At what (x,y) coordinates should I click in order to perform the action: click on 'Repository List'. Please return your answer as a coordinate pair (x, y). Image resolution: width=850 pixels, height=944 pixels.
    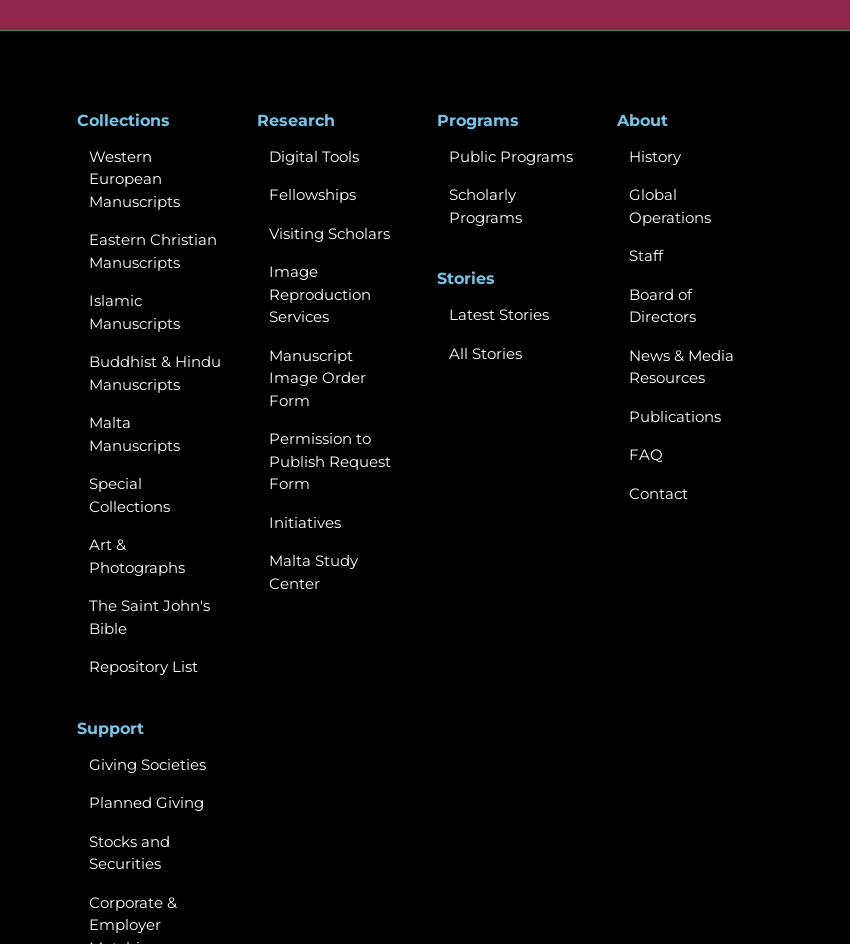
    Looking at the image, I should click on (143, 665).